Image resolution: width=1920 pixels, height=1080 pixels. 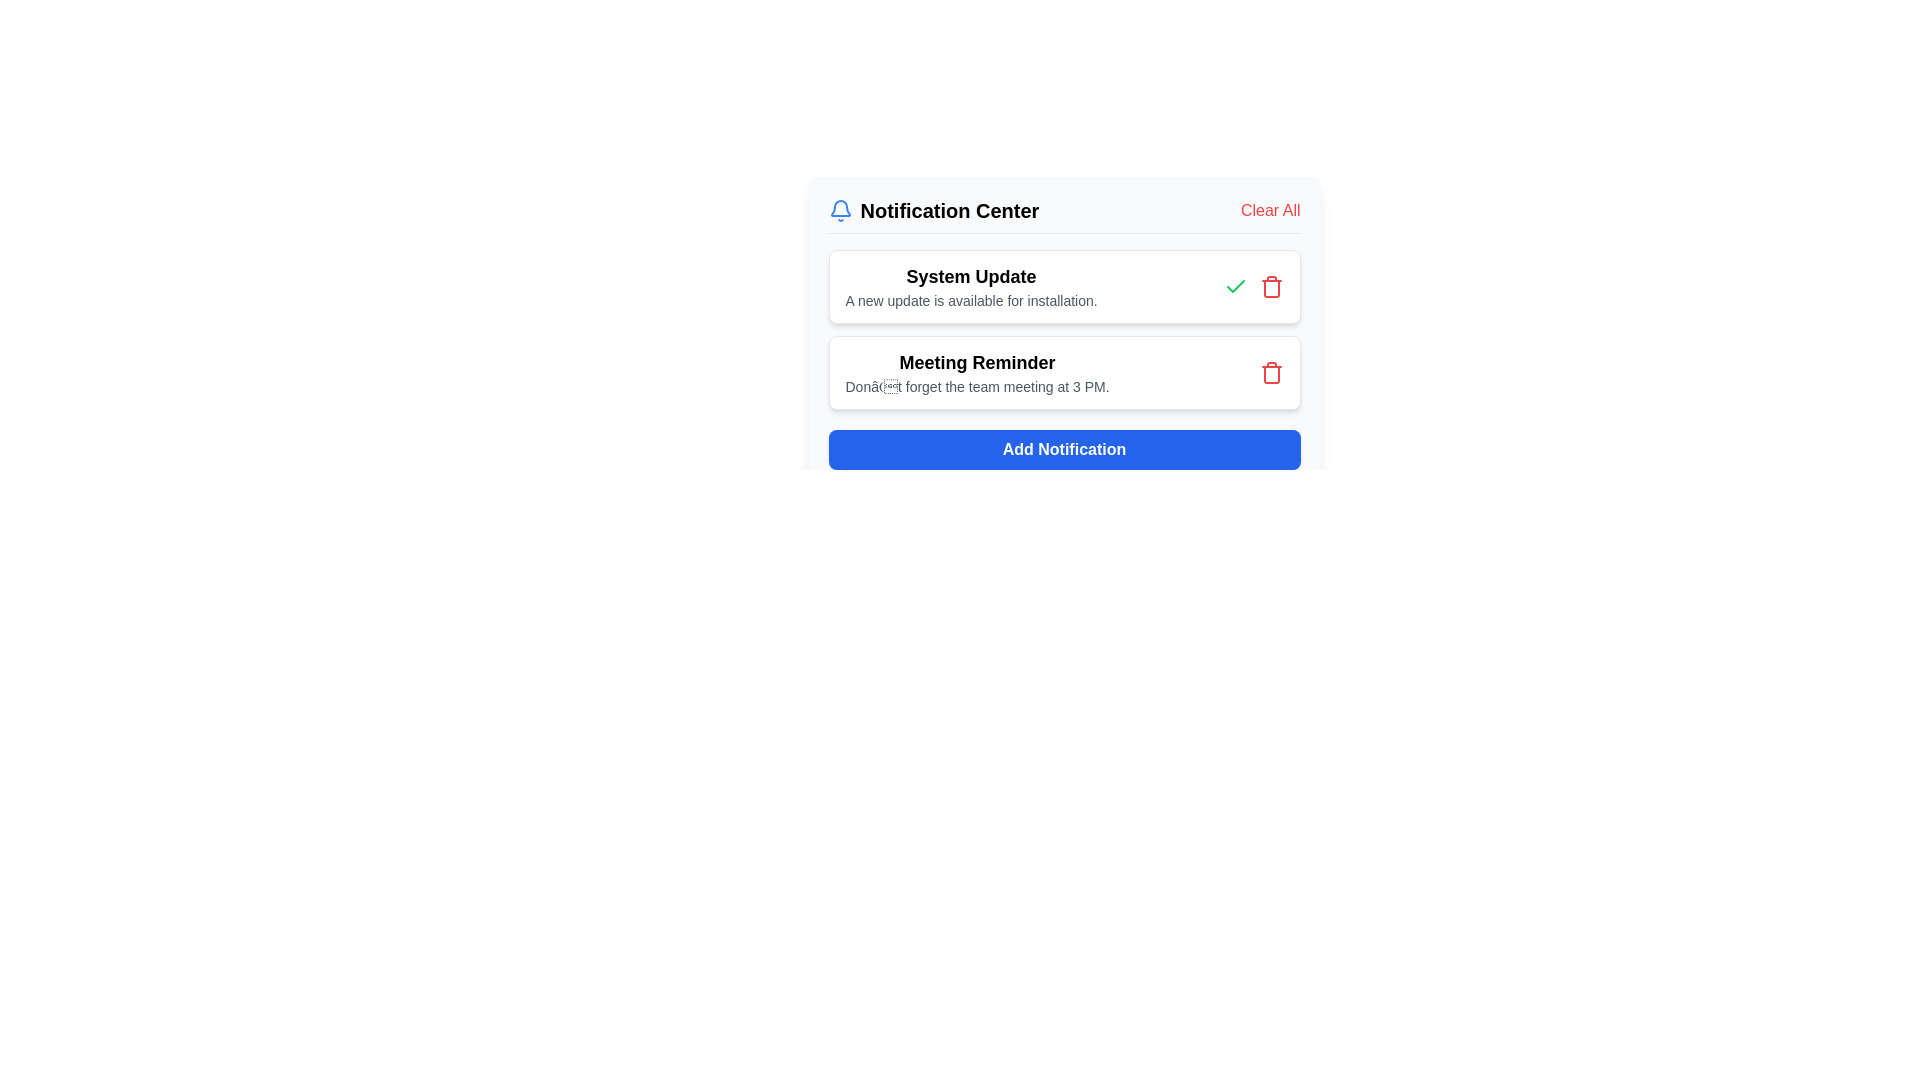 What do you see at coordinates (1252, 286) in the screenshot?
I see `the interactive icon group in the notification interface` at bounding box center [1252, 286].